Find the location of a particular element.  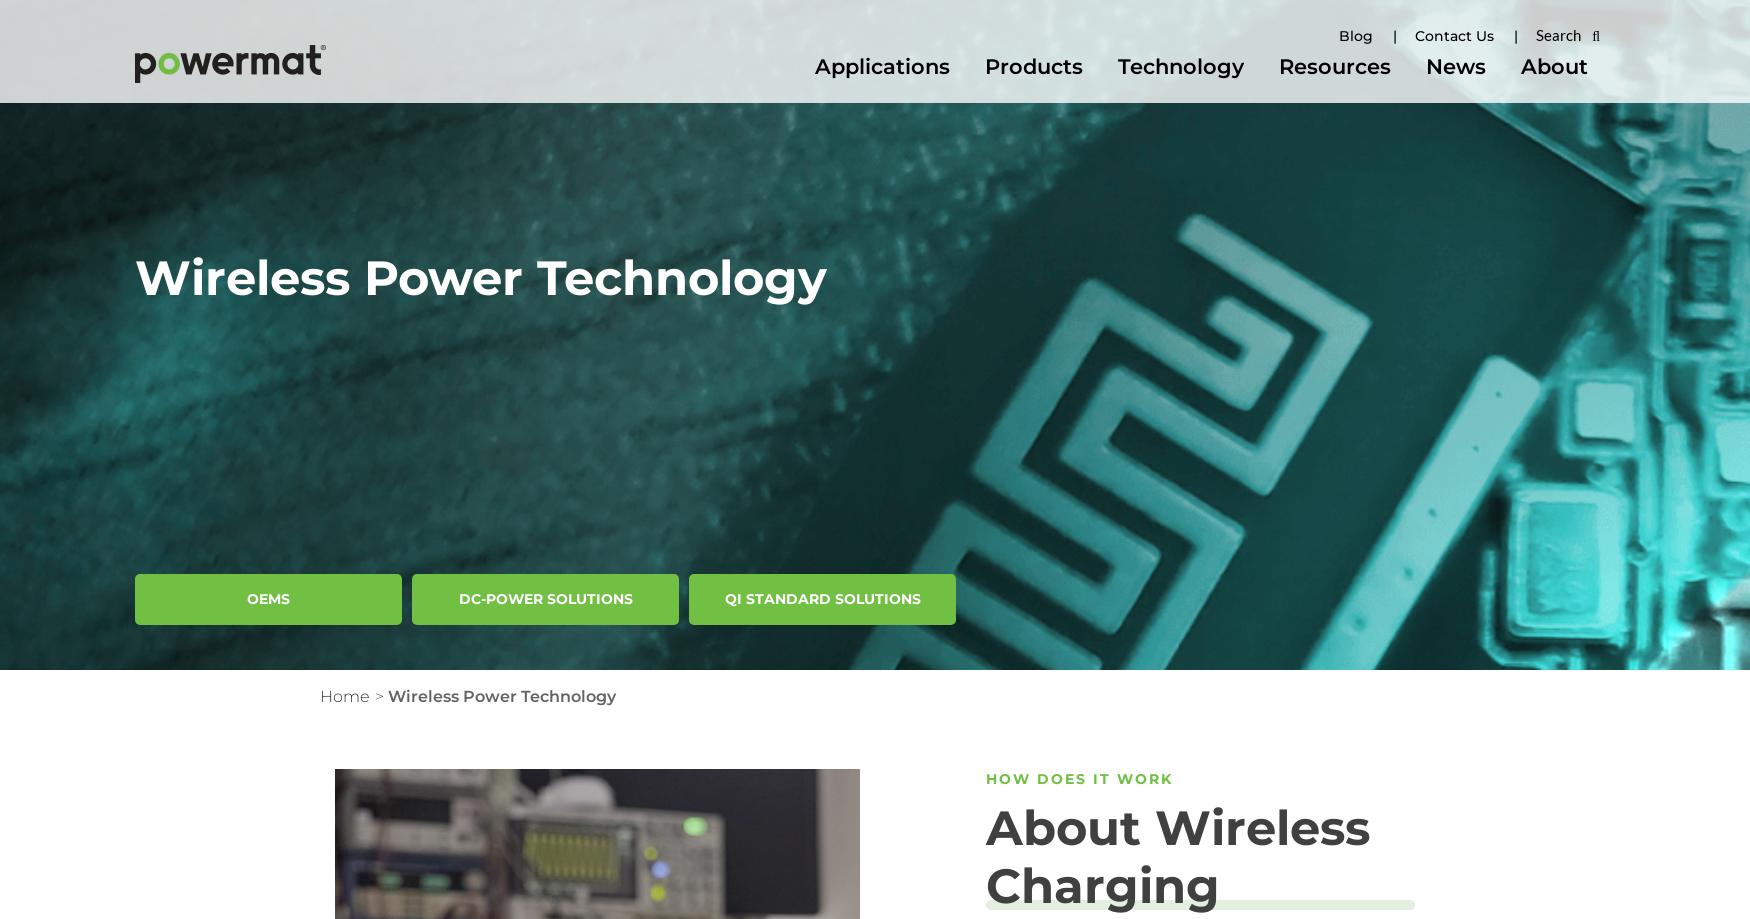

'Products' is located at coordinates (1033, 66).